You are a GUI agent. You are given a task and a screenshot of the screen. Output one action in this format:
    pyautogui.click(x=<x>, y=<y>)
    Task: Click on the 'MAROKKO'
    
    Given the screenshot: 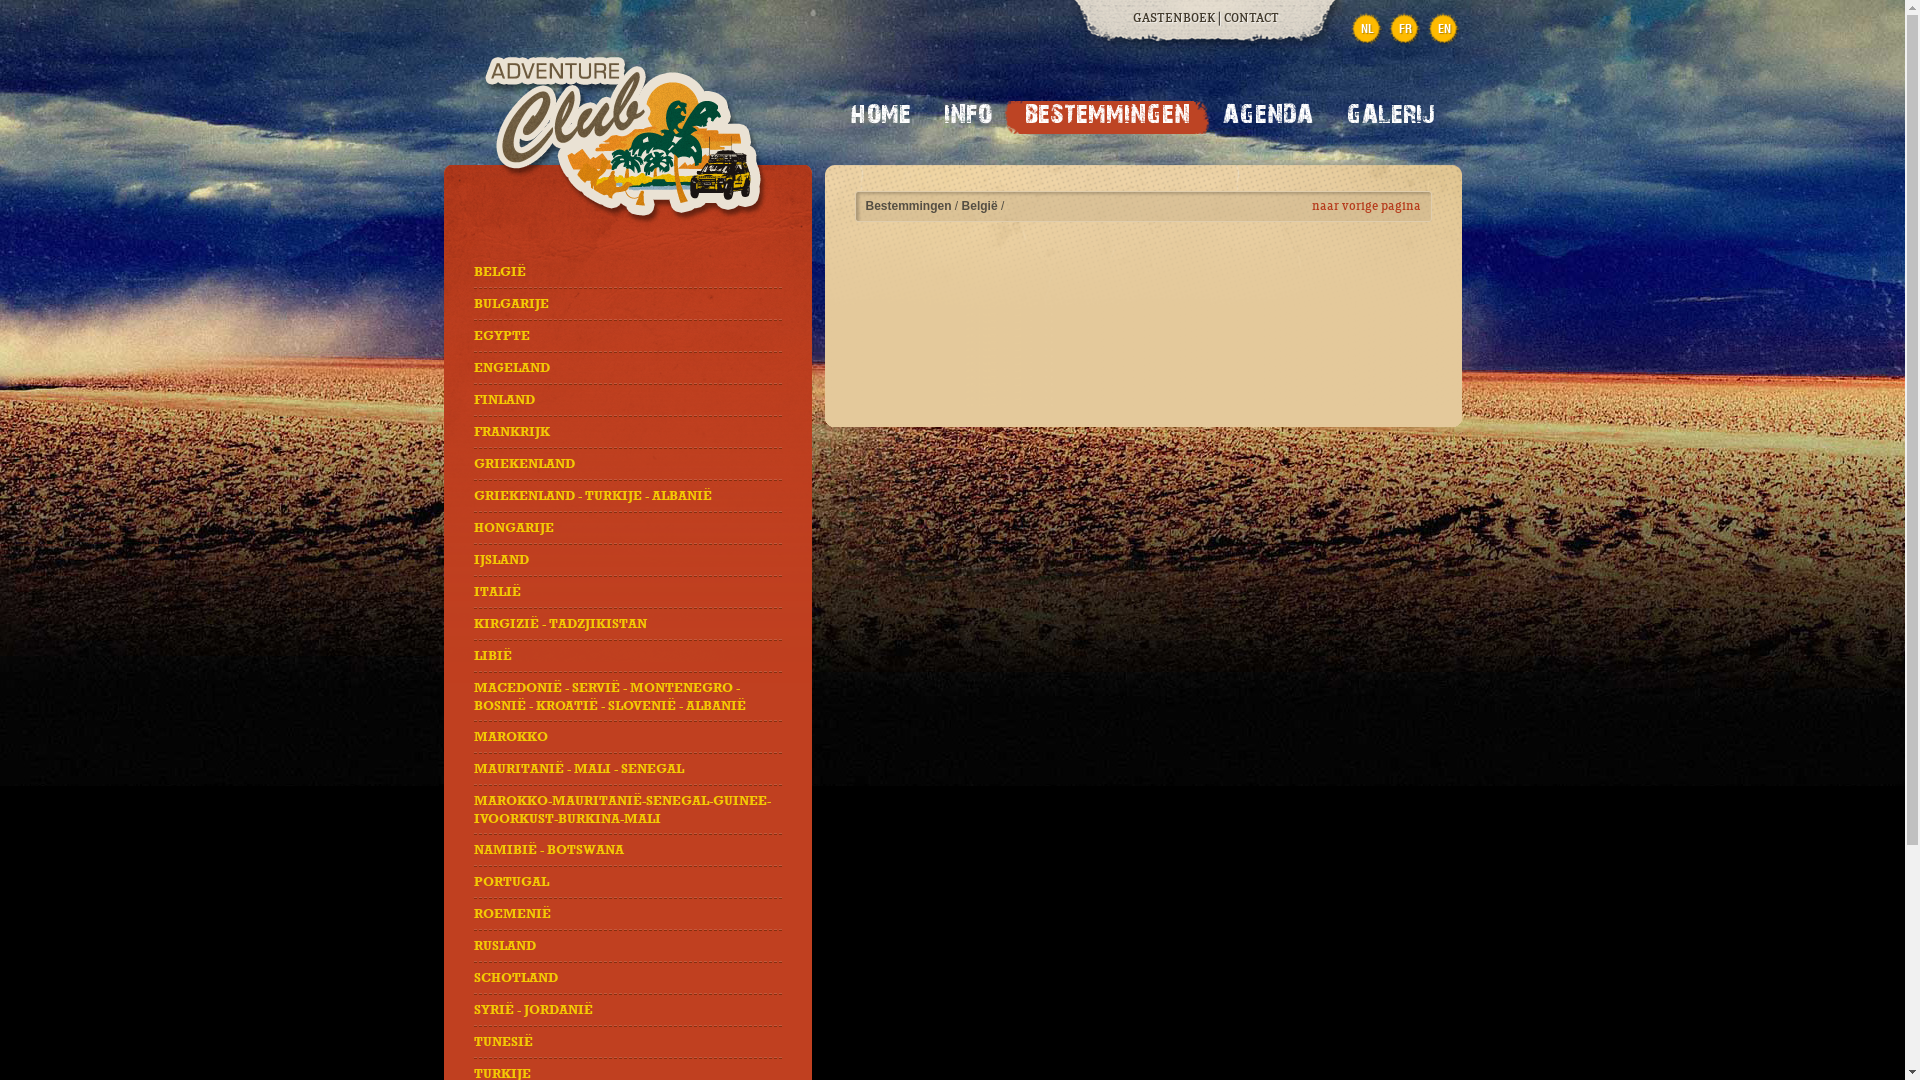 What is the action you would take?
    pyautogui.click(x=510, y=736)
    